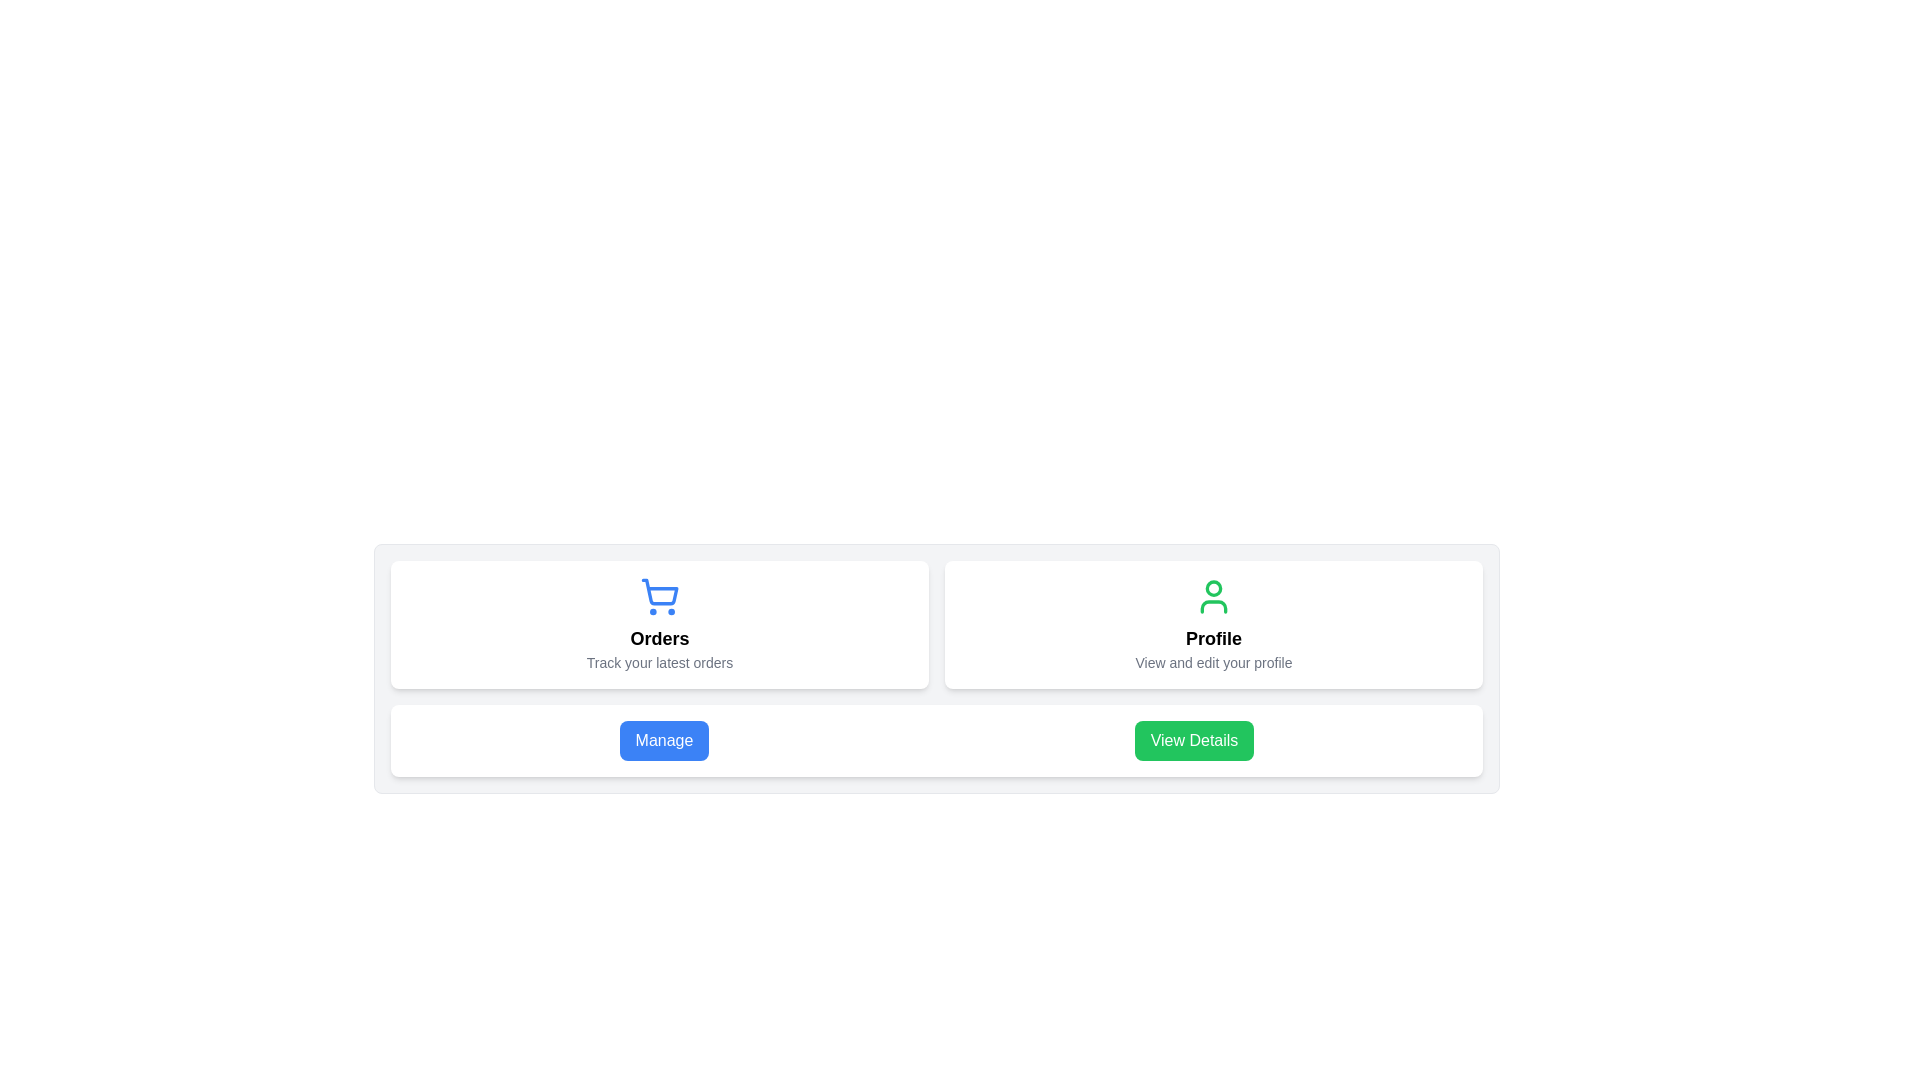 This screenshot has height=1080, width=1920. I want to click on the button located to the right of the 'Manage' button in the 'Profile' section, so click(1194, 740).